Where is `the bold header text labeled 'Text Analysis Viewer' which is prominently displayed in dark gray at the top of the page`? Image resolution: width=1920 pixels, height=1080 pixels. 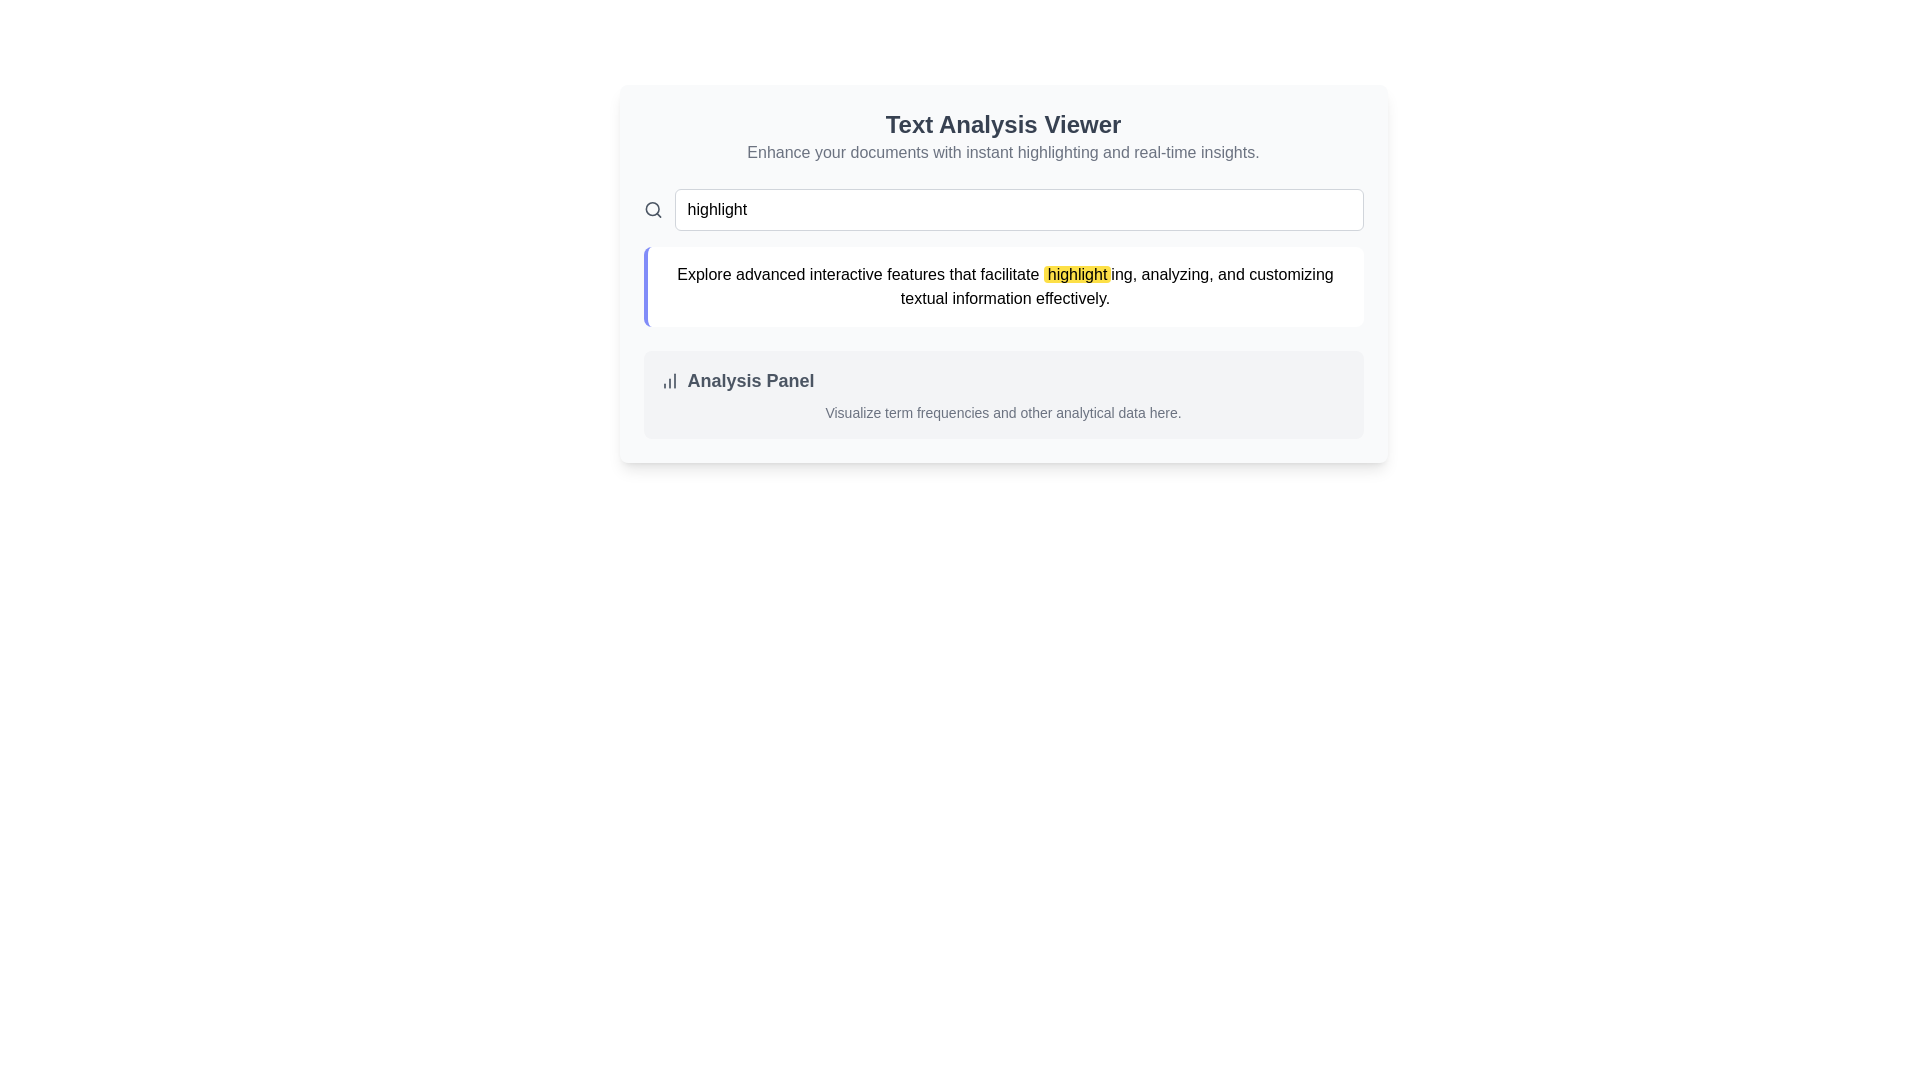
the bold header text labeled 'Text Analysis Viewer' which is prominently displayed in dark gray at the top of the page is located at coordinates (1003, 124).